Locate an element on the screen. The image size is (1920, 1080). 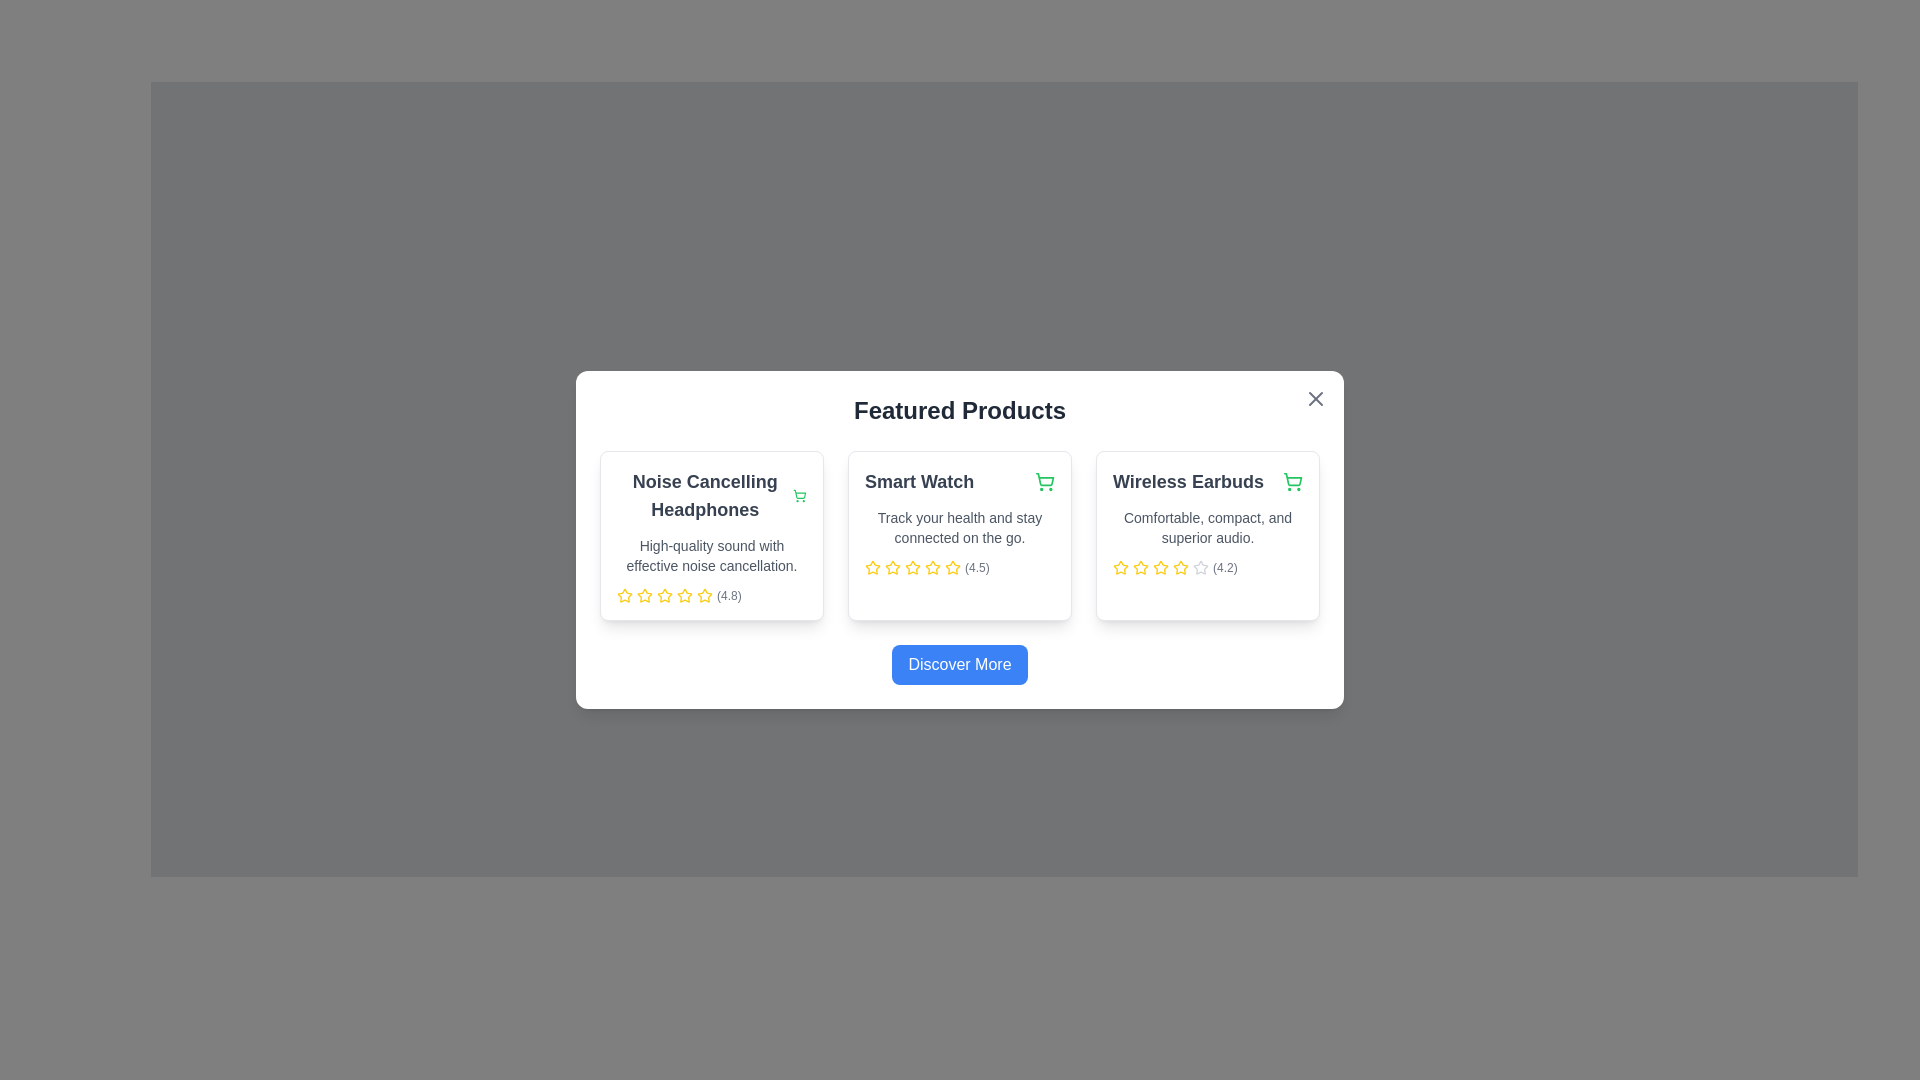
the product information card titled 'Wireless Earbuds', which is the third card in a three-column grid layout, located at the bottom right corner under 'Featured Products' is located at coordinates (1207, 535).